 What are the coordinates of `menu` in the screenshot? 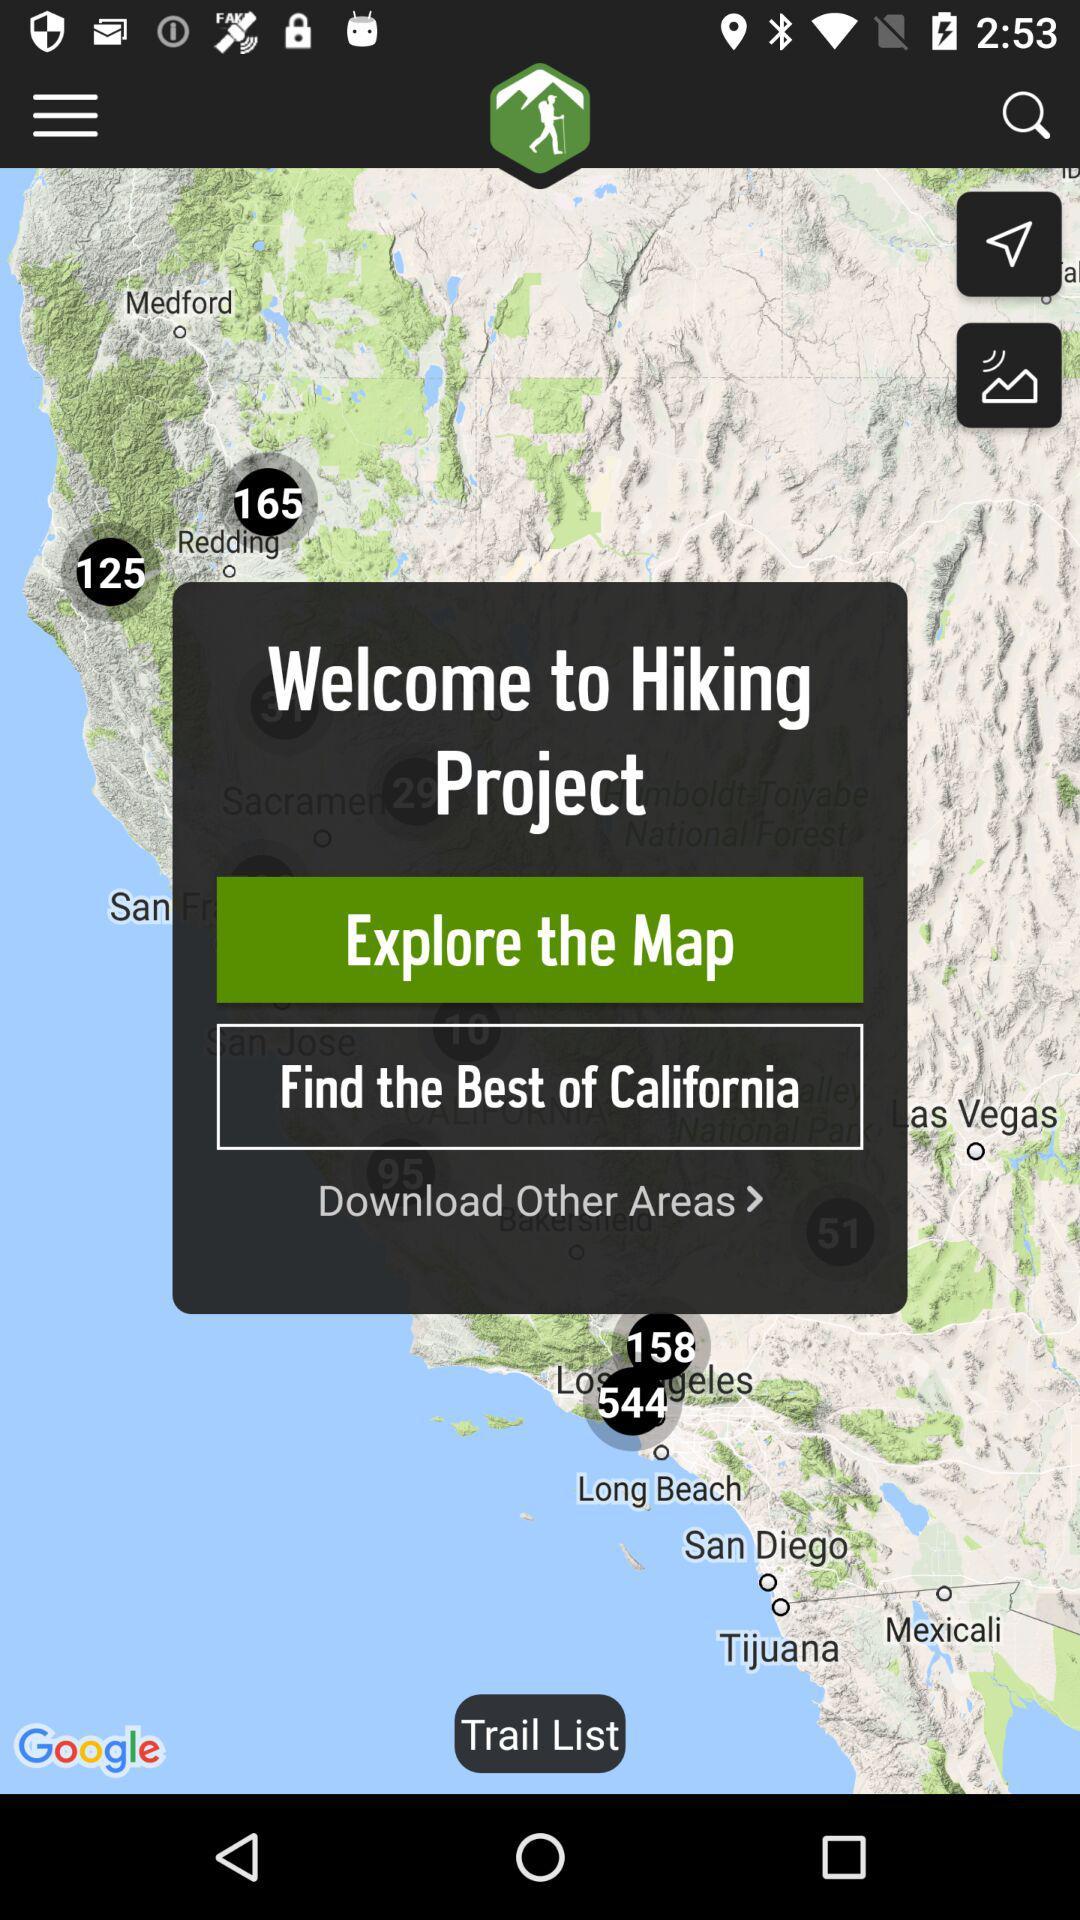 It's located at (64, 114).